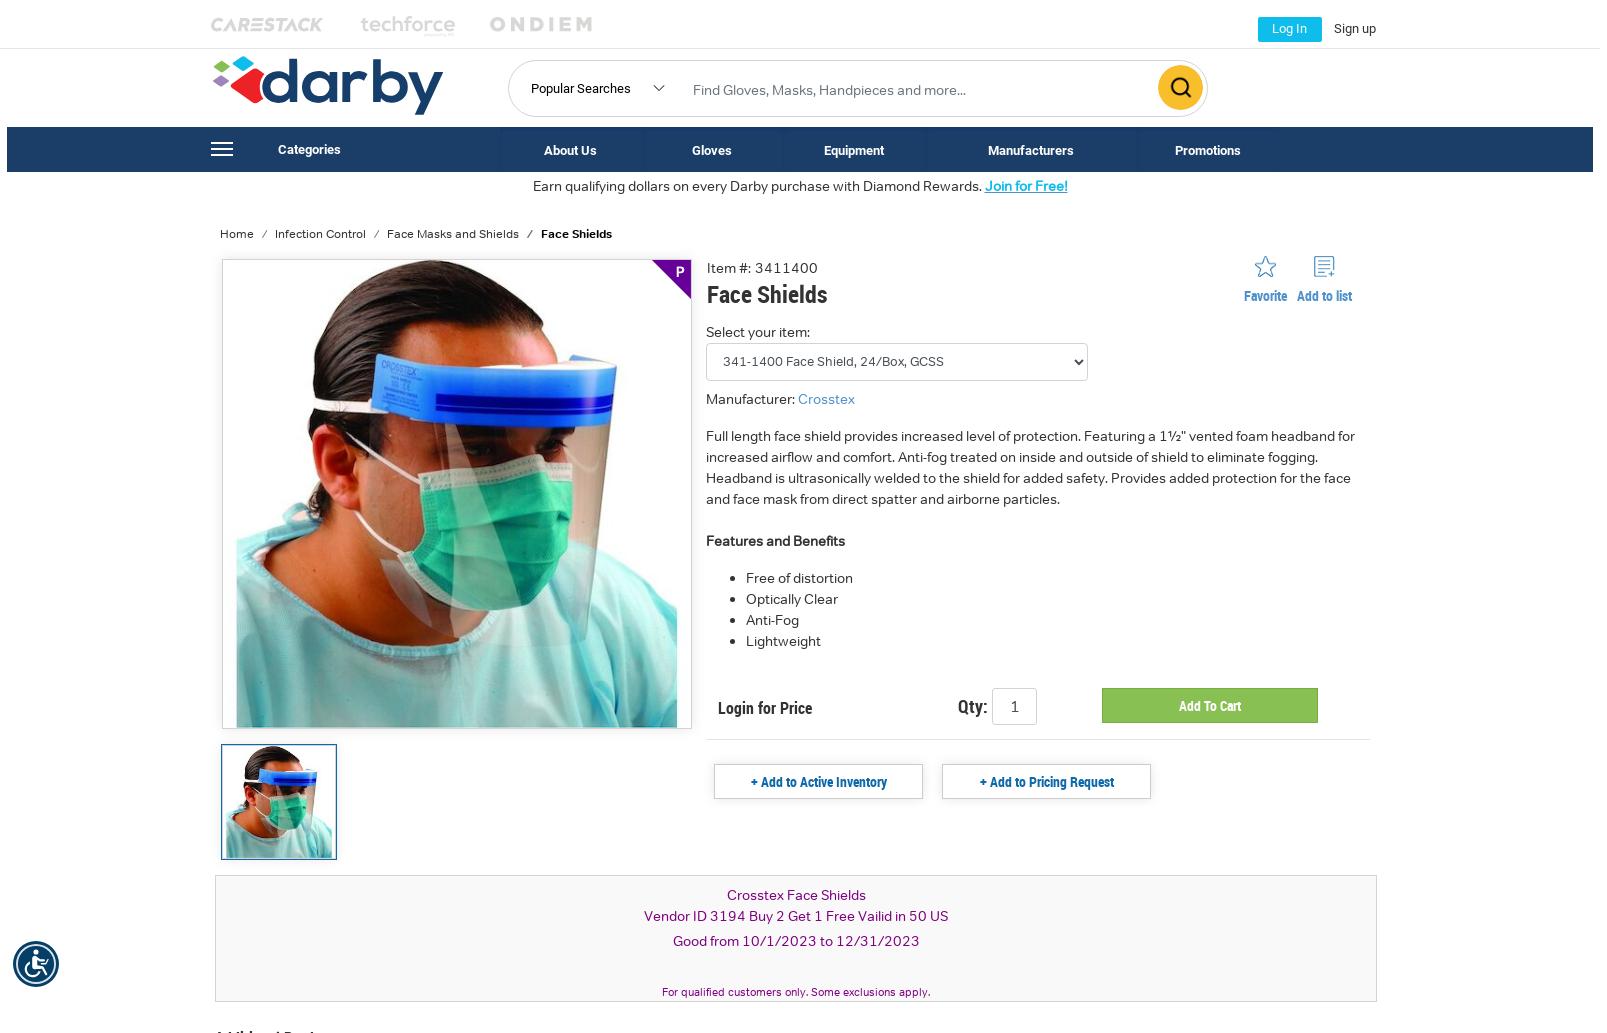  Describe the element at coordinates (1332, 28) in the screenshot. I see `'Sign up'` at that location.